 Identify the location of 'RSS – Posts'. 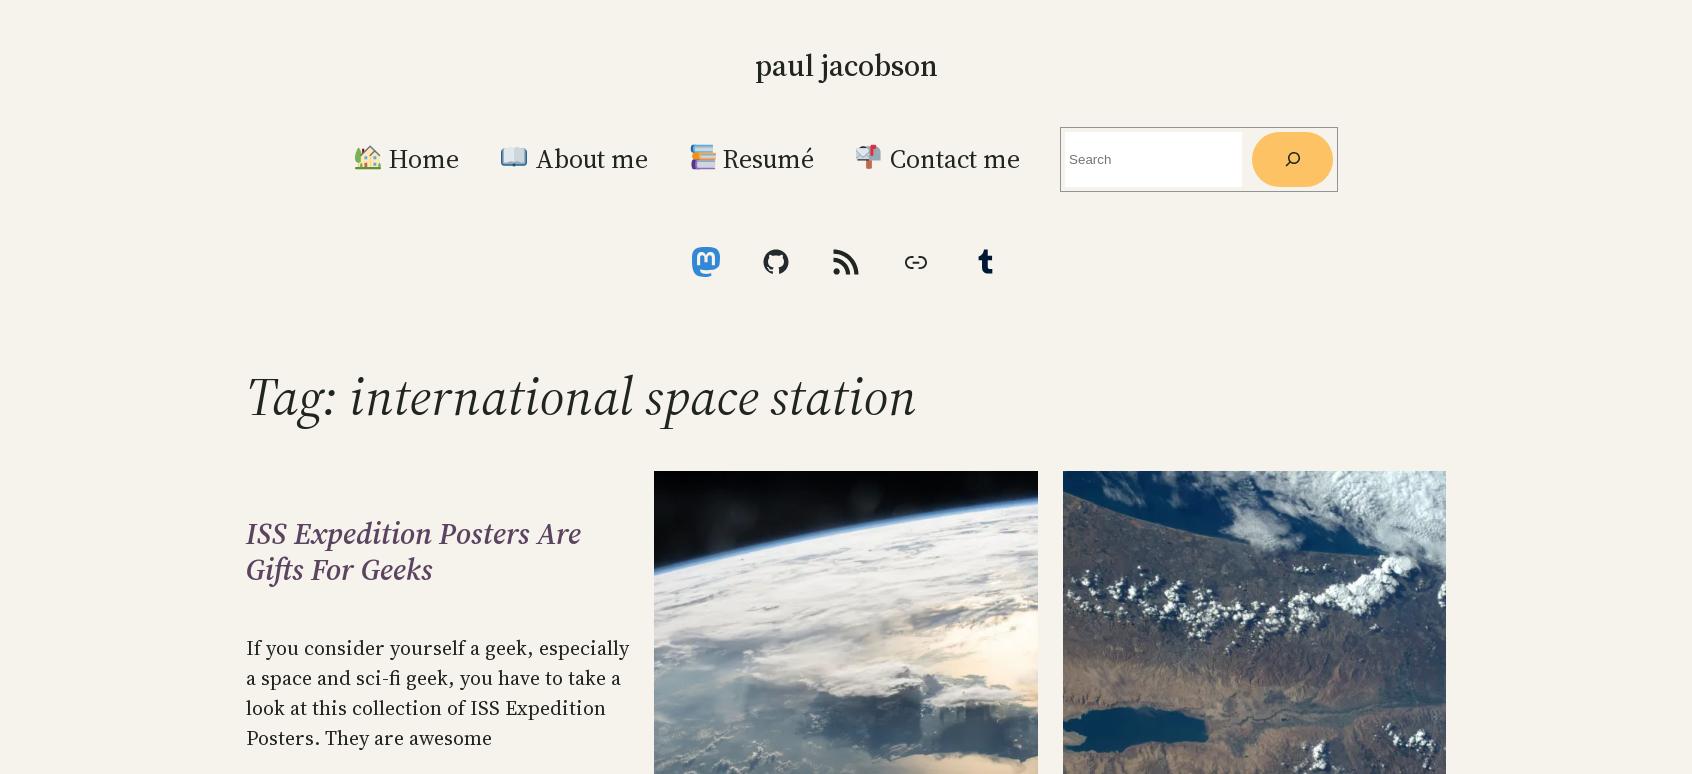
(1390, 616).